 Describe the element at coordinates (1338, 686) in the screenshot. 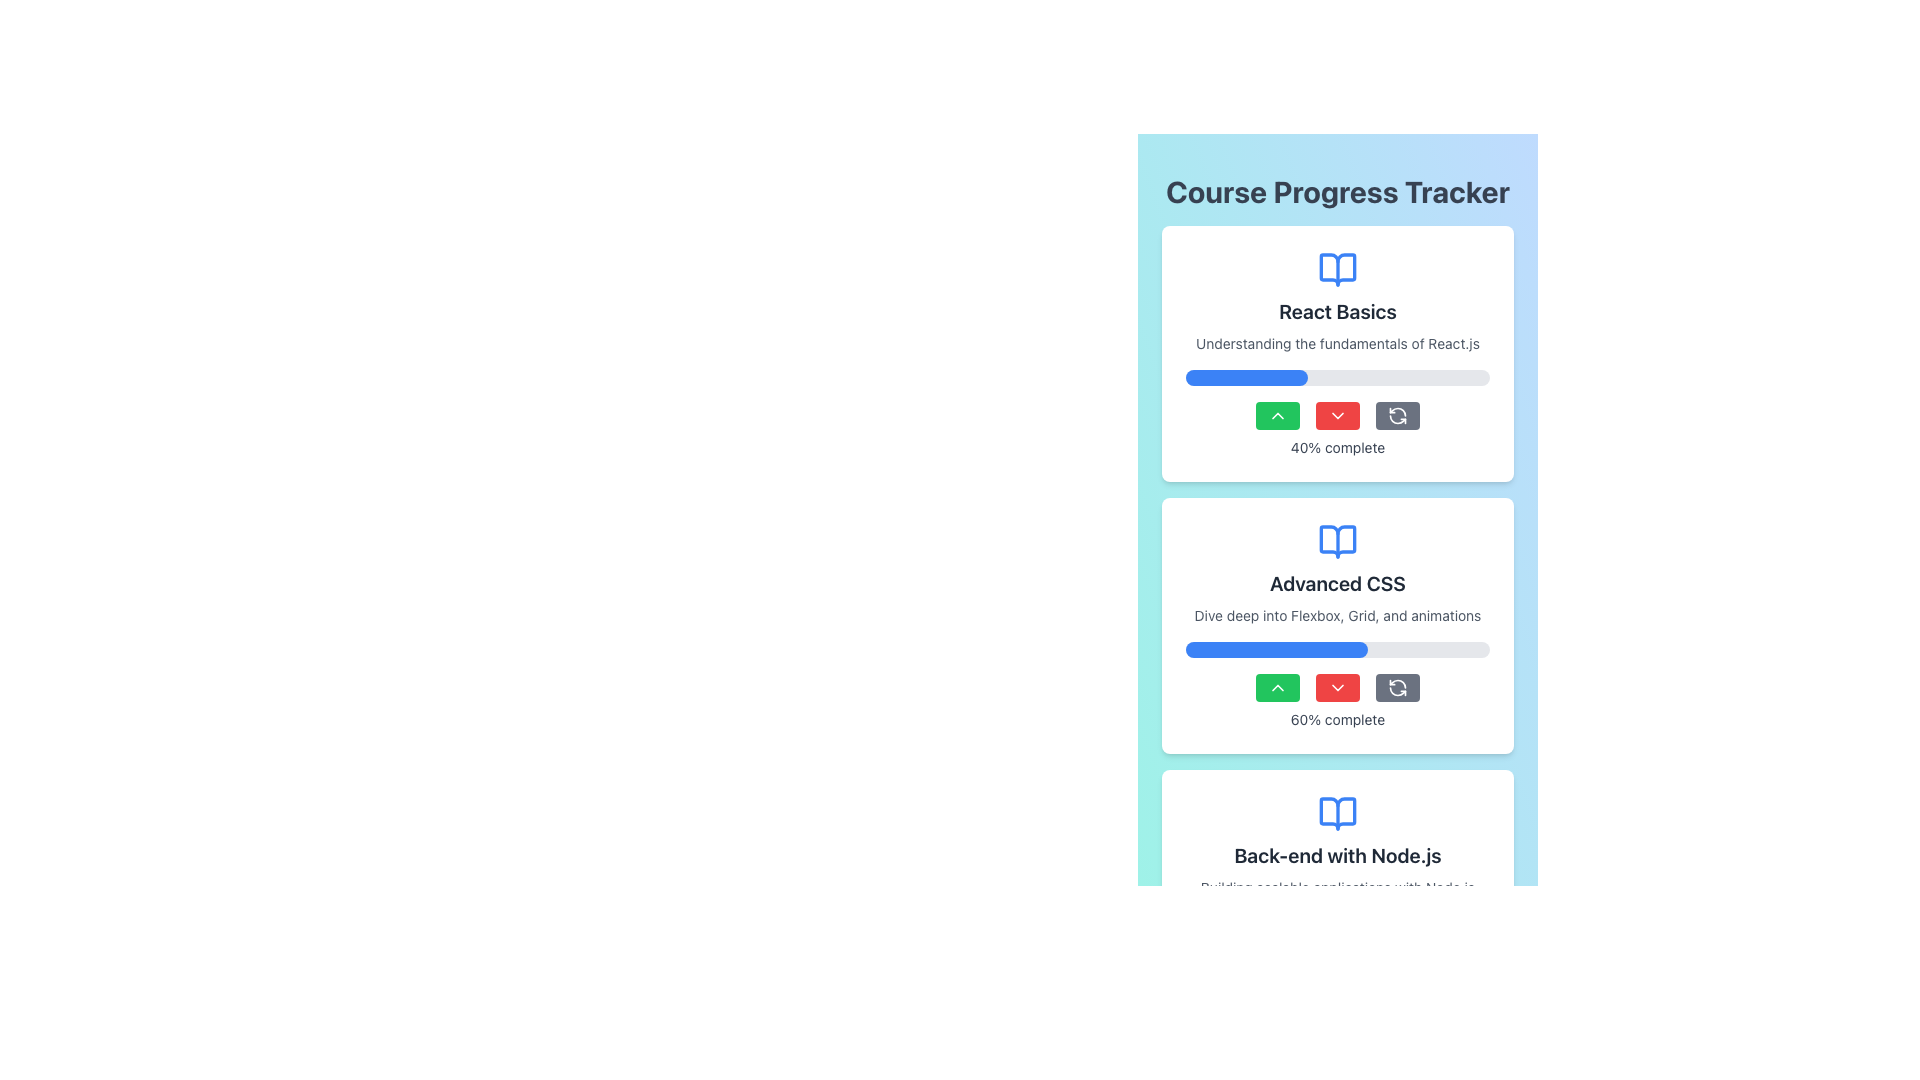

I see `the red down action SVG icon located in the second section of the 'Advanced CSS' list` at that location.